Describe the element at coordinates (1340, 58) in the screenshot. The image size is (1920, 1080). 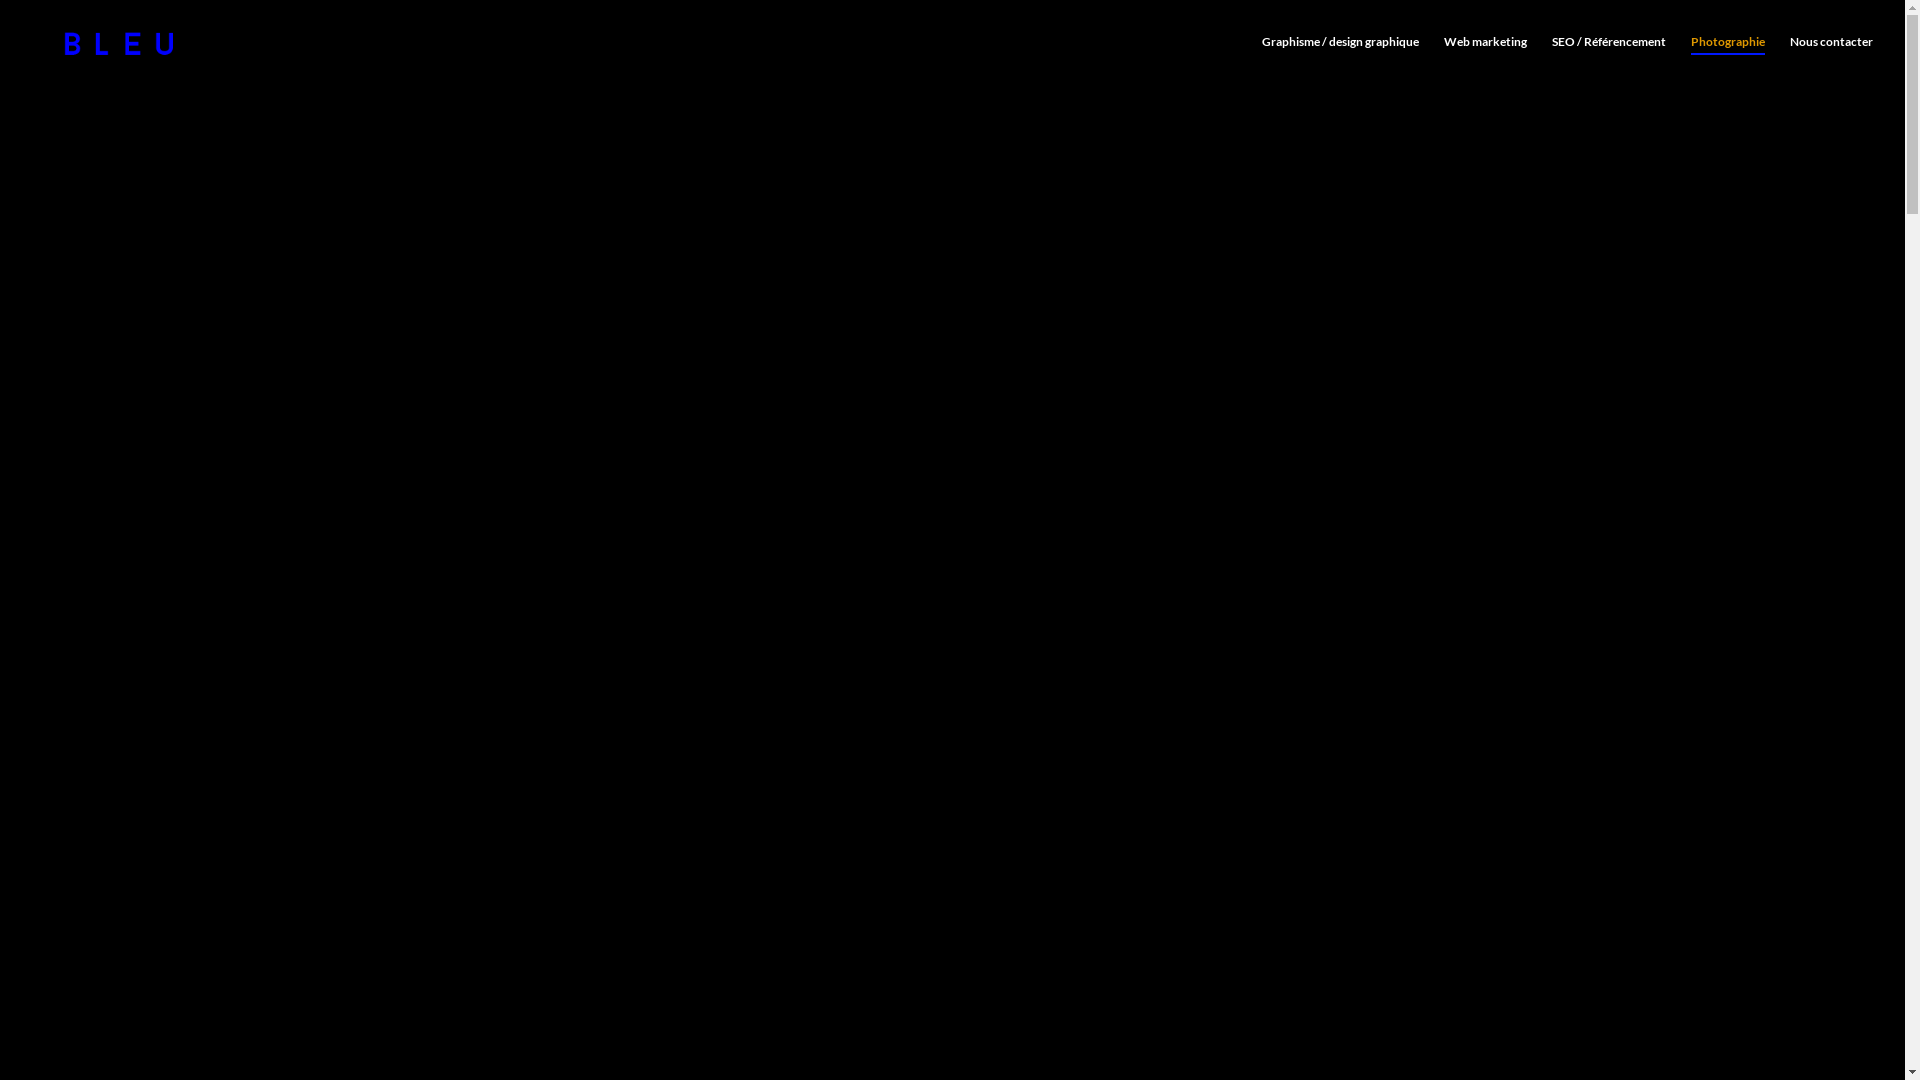
I see `'Graphisme / design graphique'` at that location.